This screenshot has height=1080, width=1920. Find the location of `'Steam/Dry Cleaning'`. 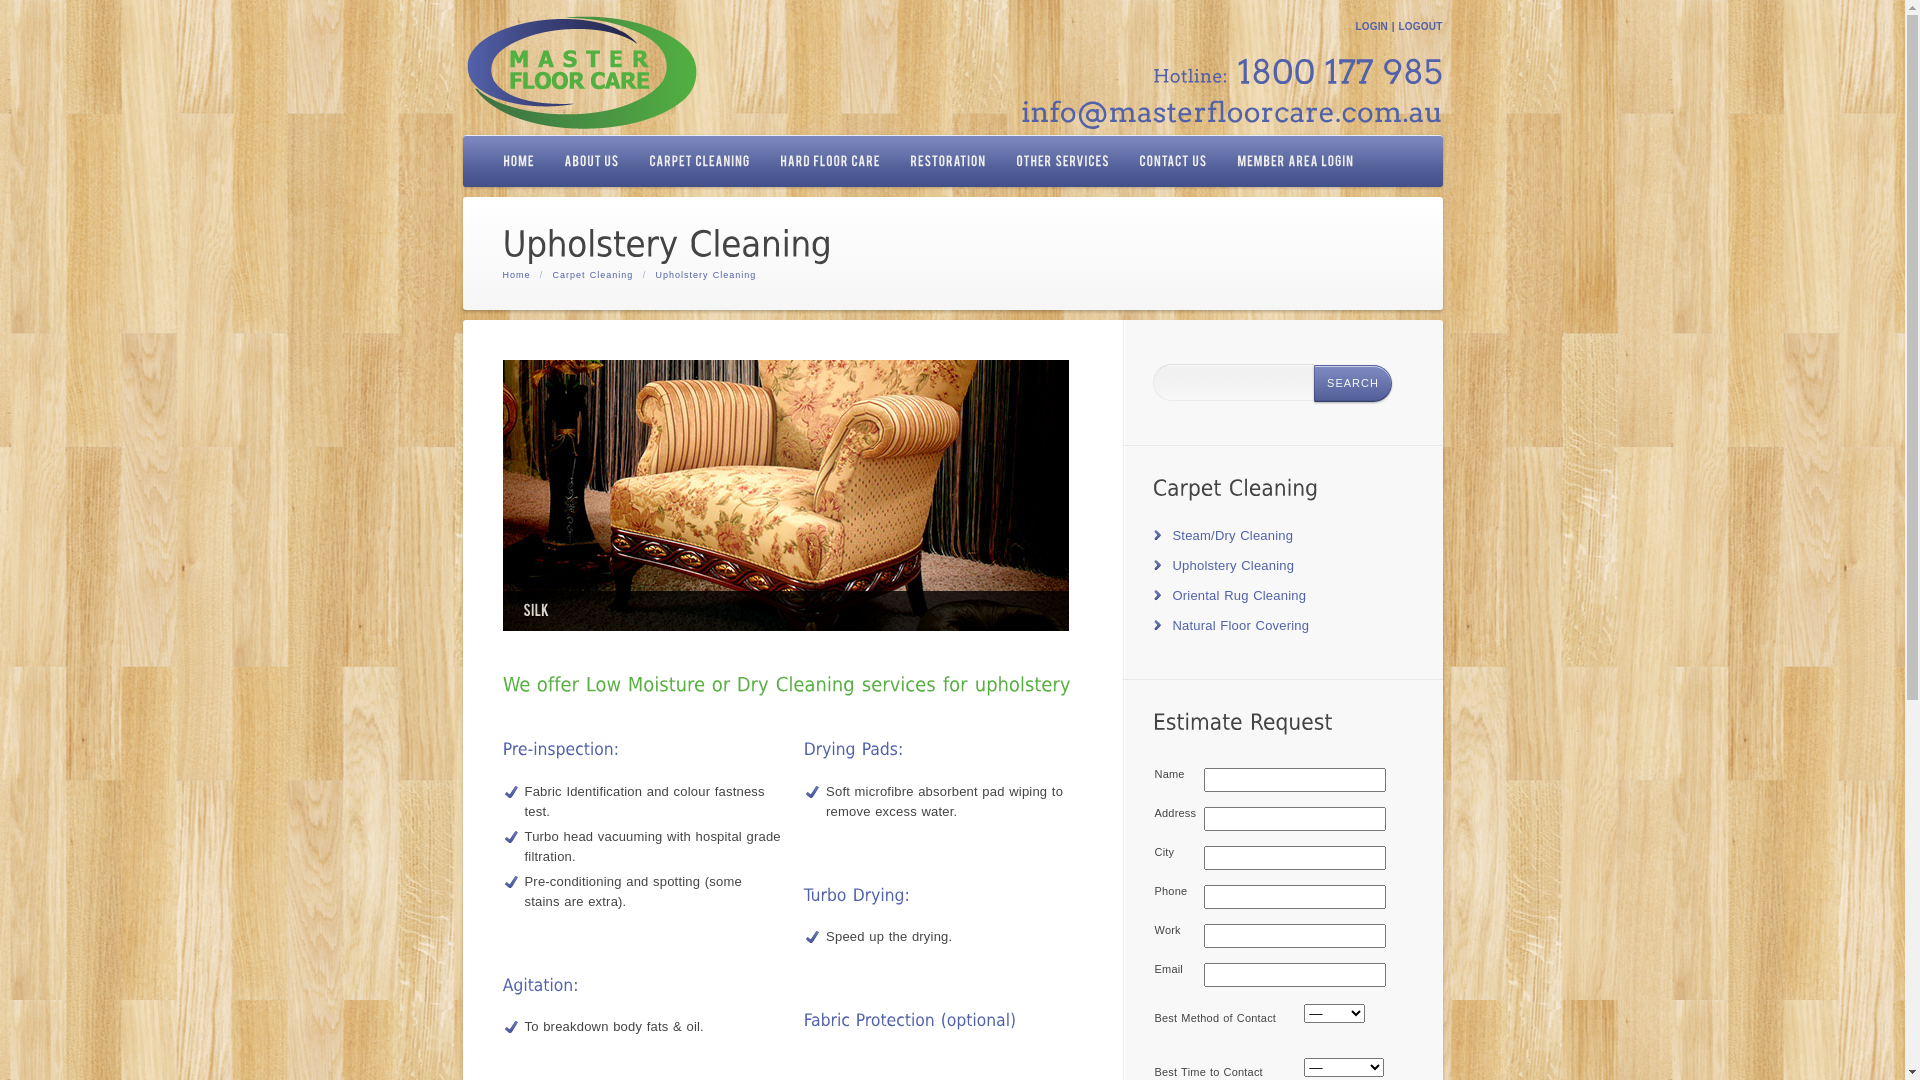

'Steam/Dry Cleaning' is located at coordinates (1231, 534).